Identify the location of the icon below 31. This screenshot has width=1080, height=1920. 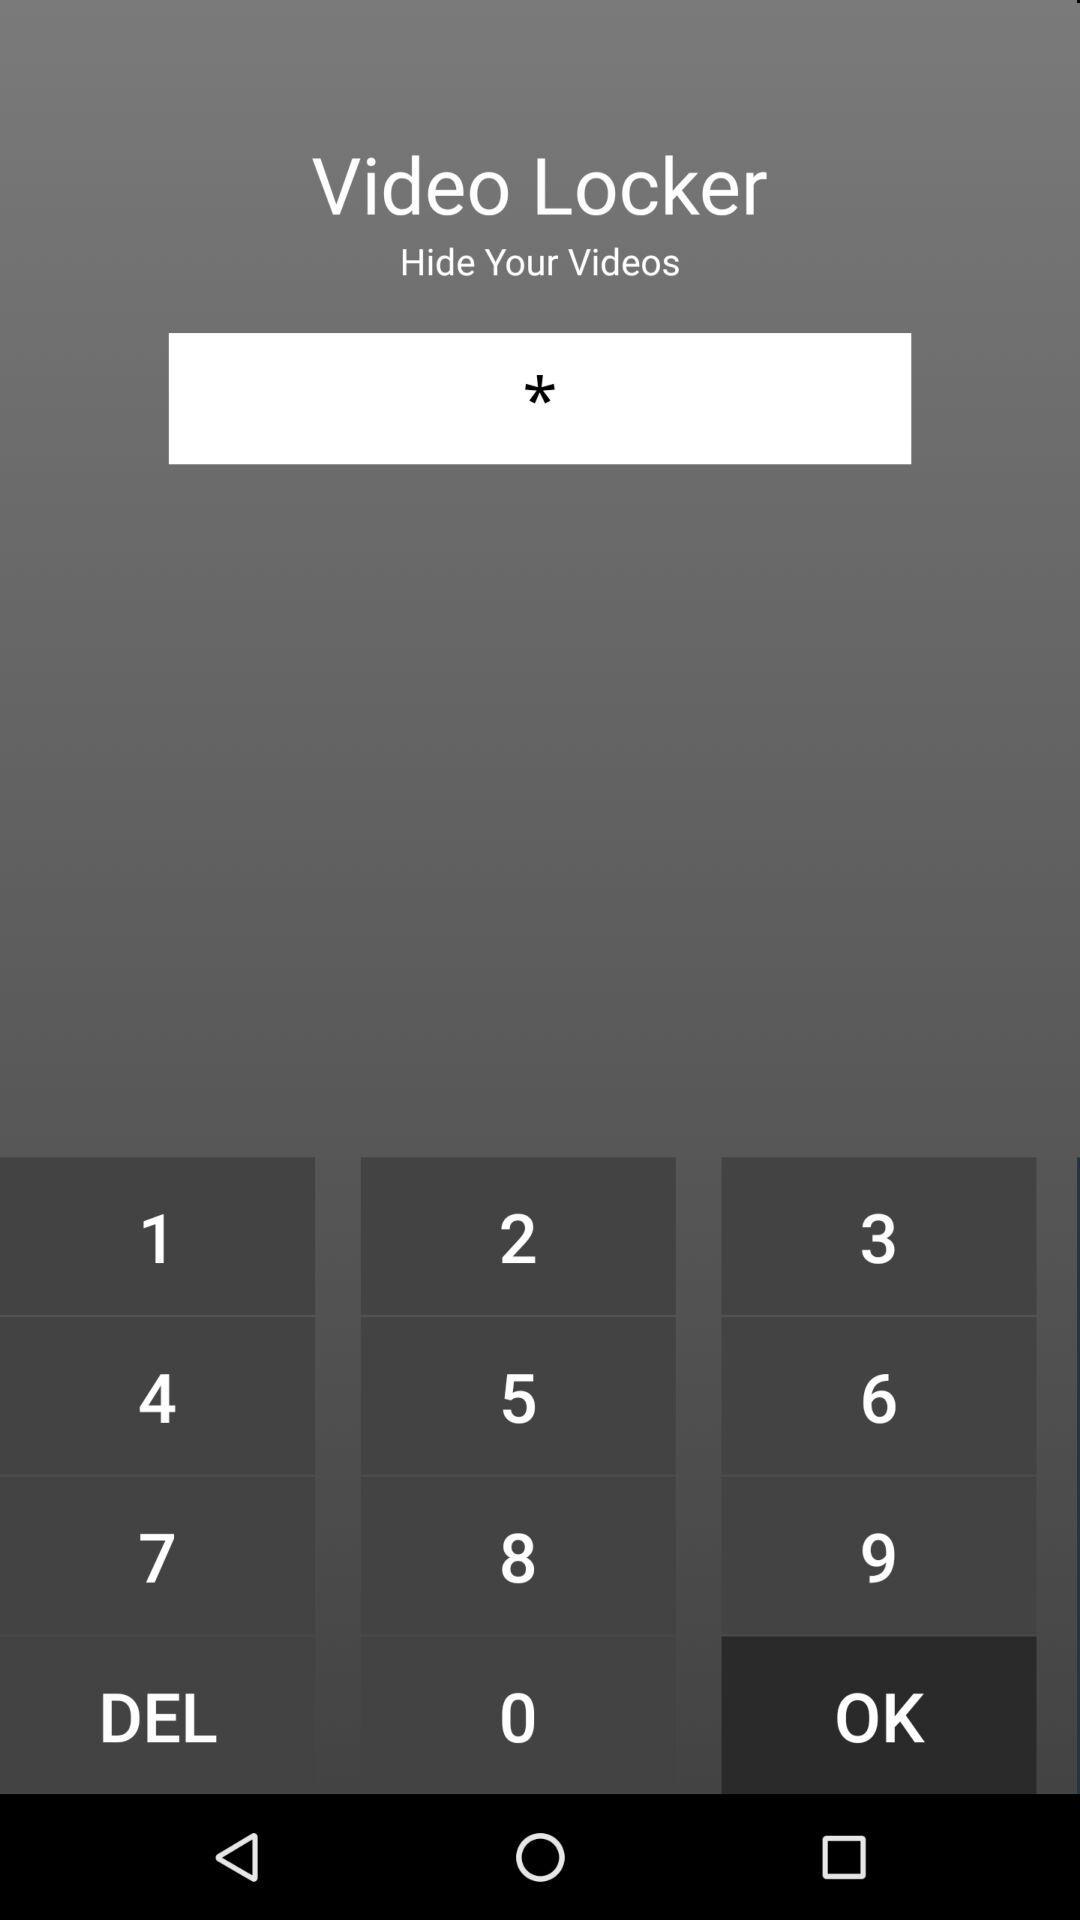
(517, 1235).